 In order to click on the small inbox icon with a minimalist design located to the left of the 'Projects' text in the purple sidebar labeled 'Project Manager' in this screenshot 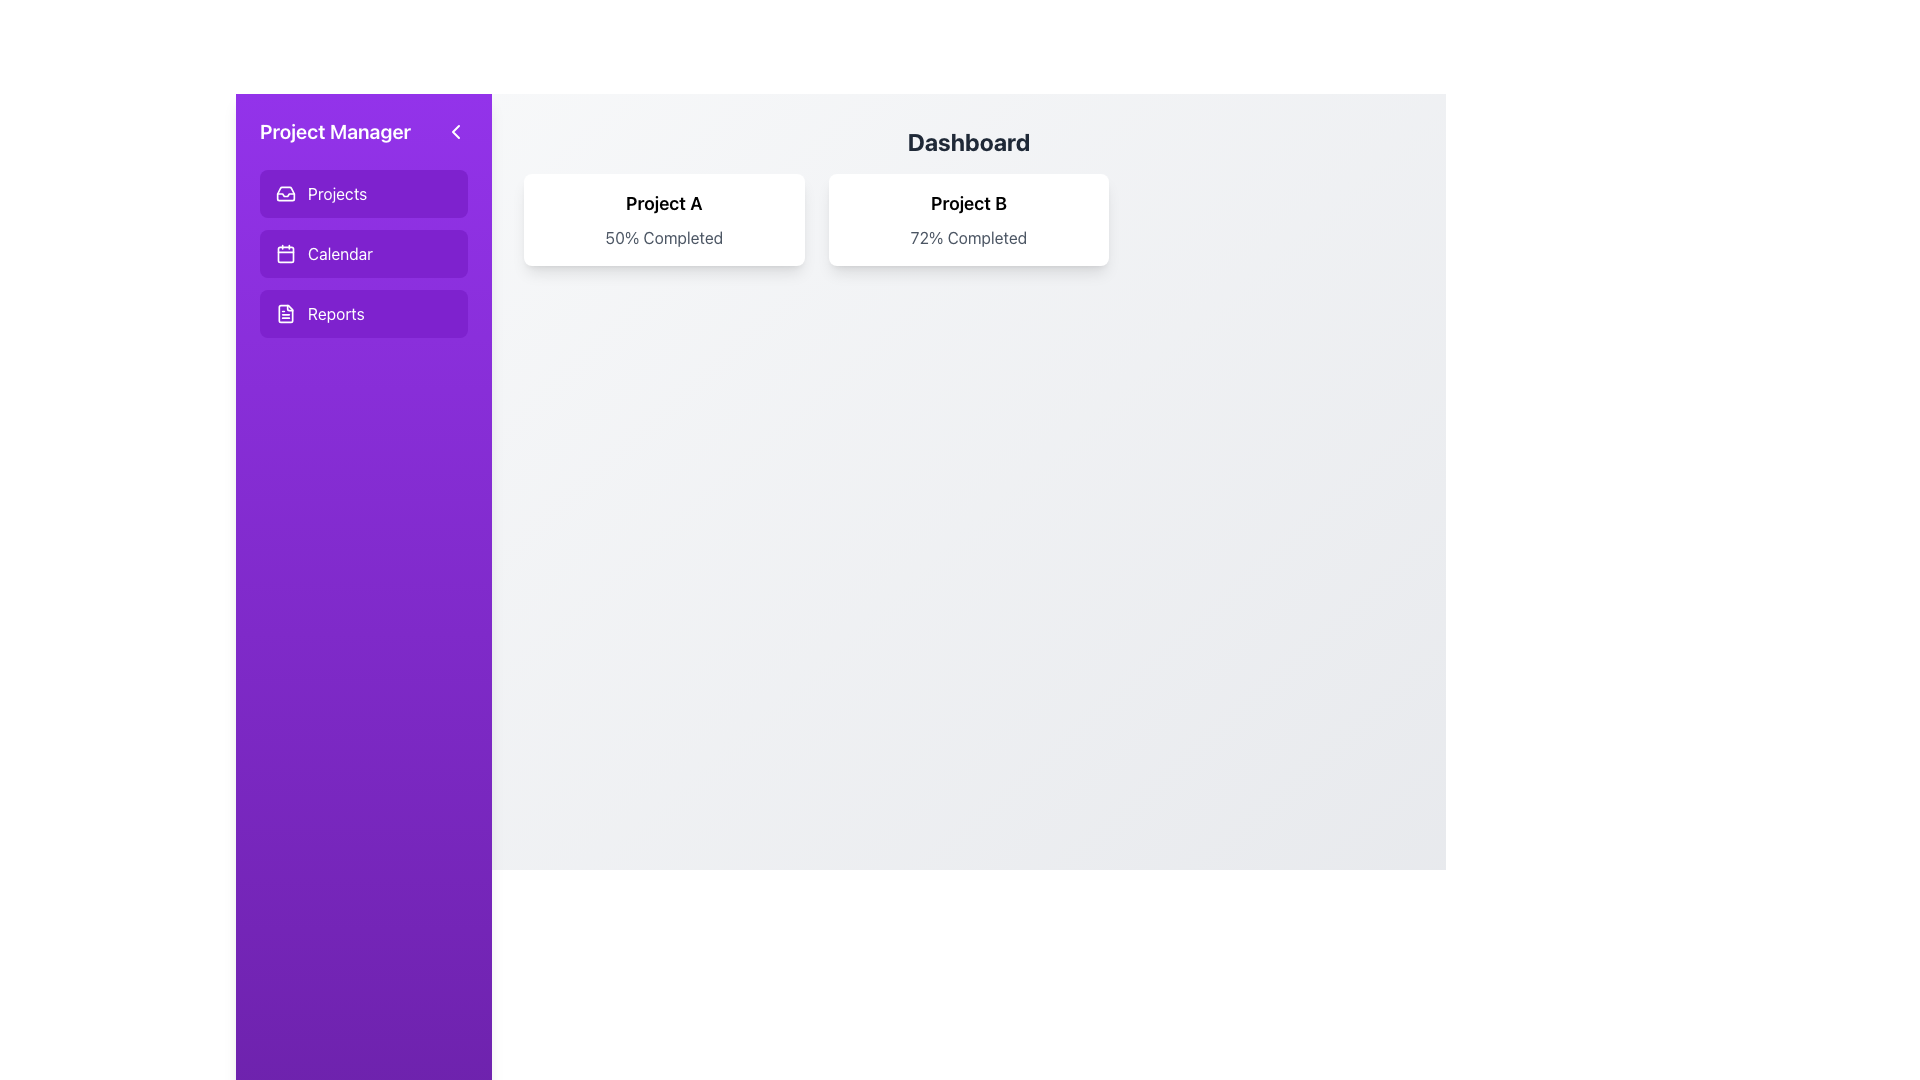, I will do `click(285, 193)`.